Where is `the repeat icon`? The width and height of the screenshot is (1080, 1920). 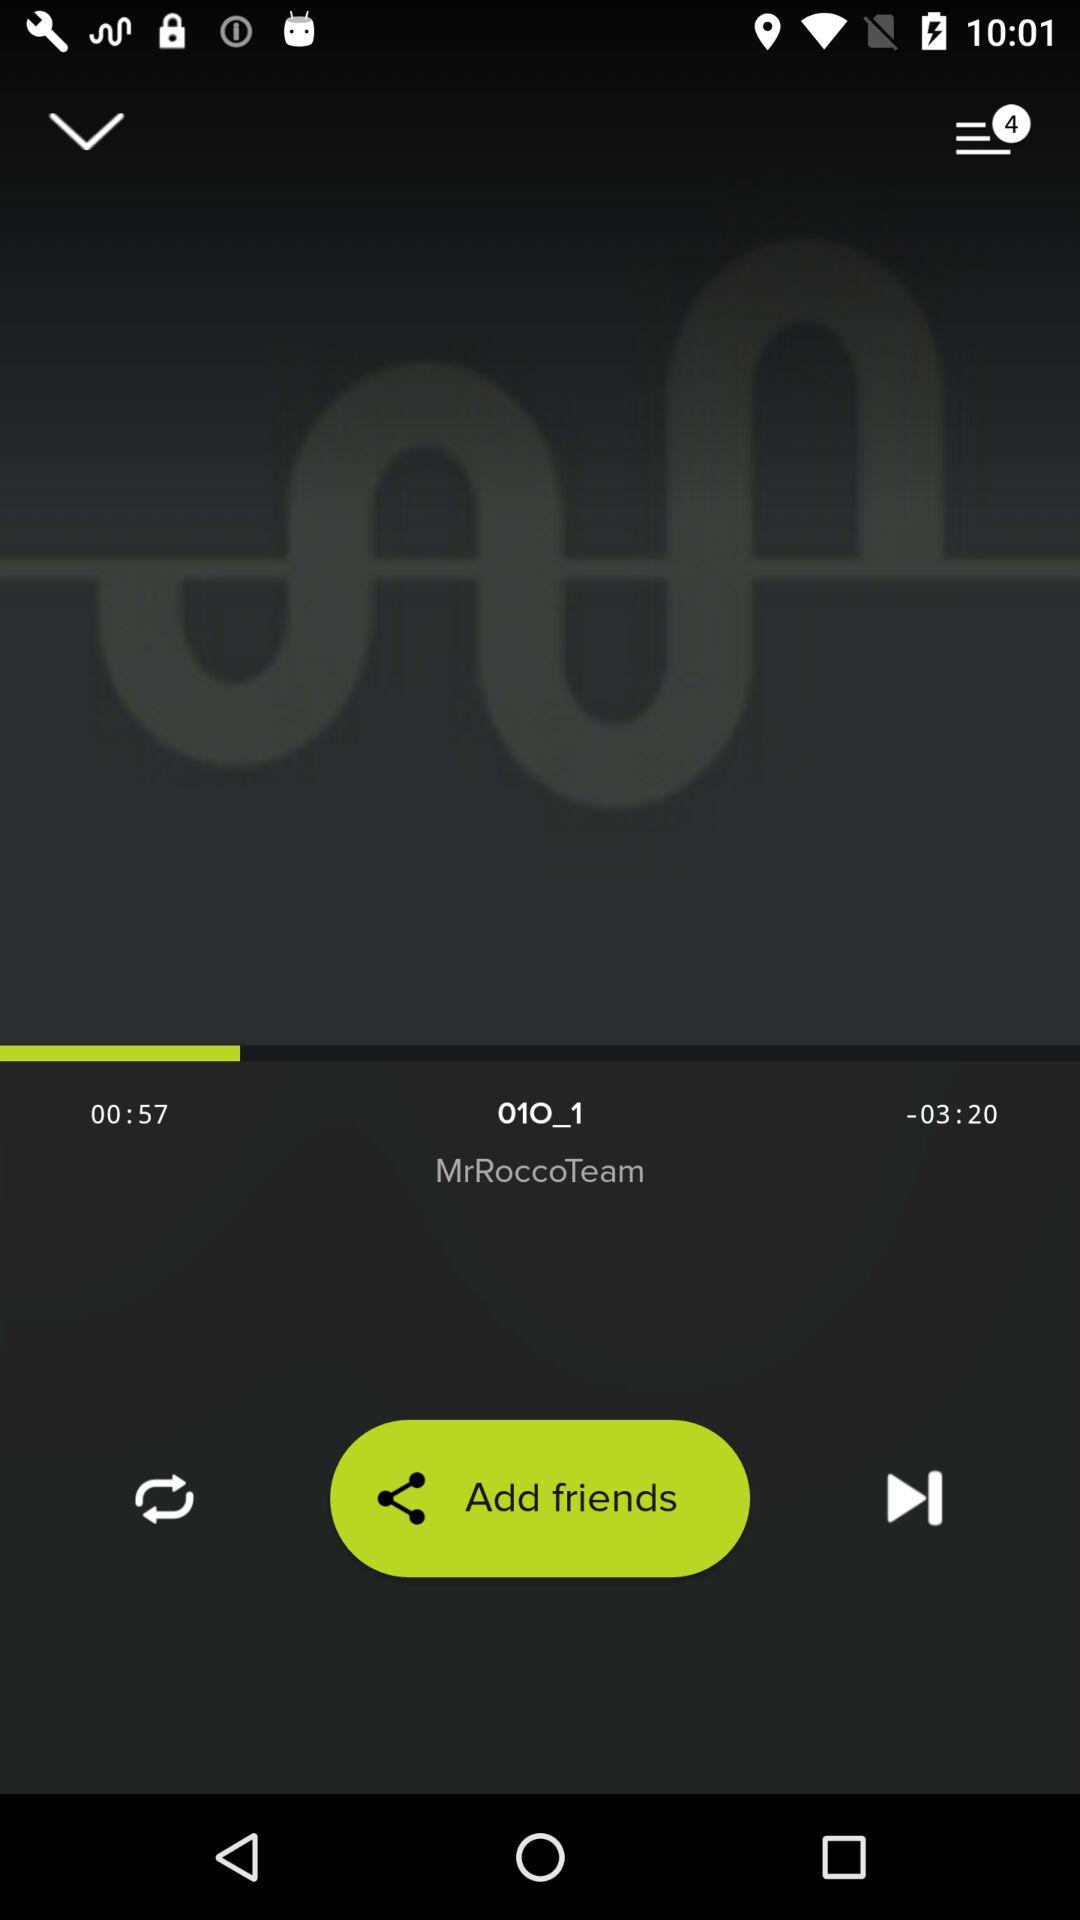 the repeat icon is located at coordinates (164, 1603).